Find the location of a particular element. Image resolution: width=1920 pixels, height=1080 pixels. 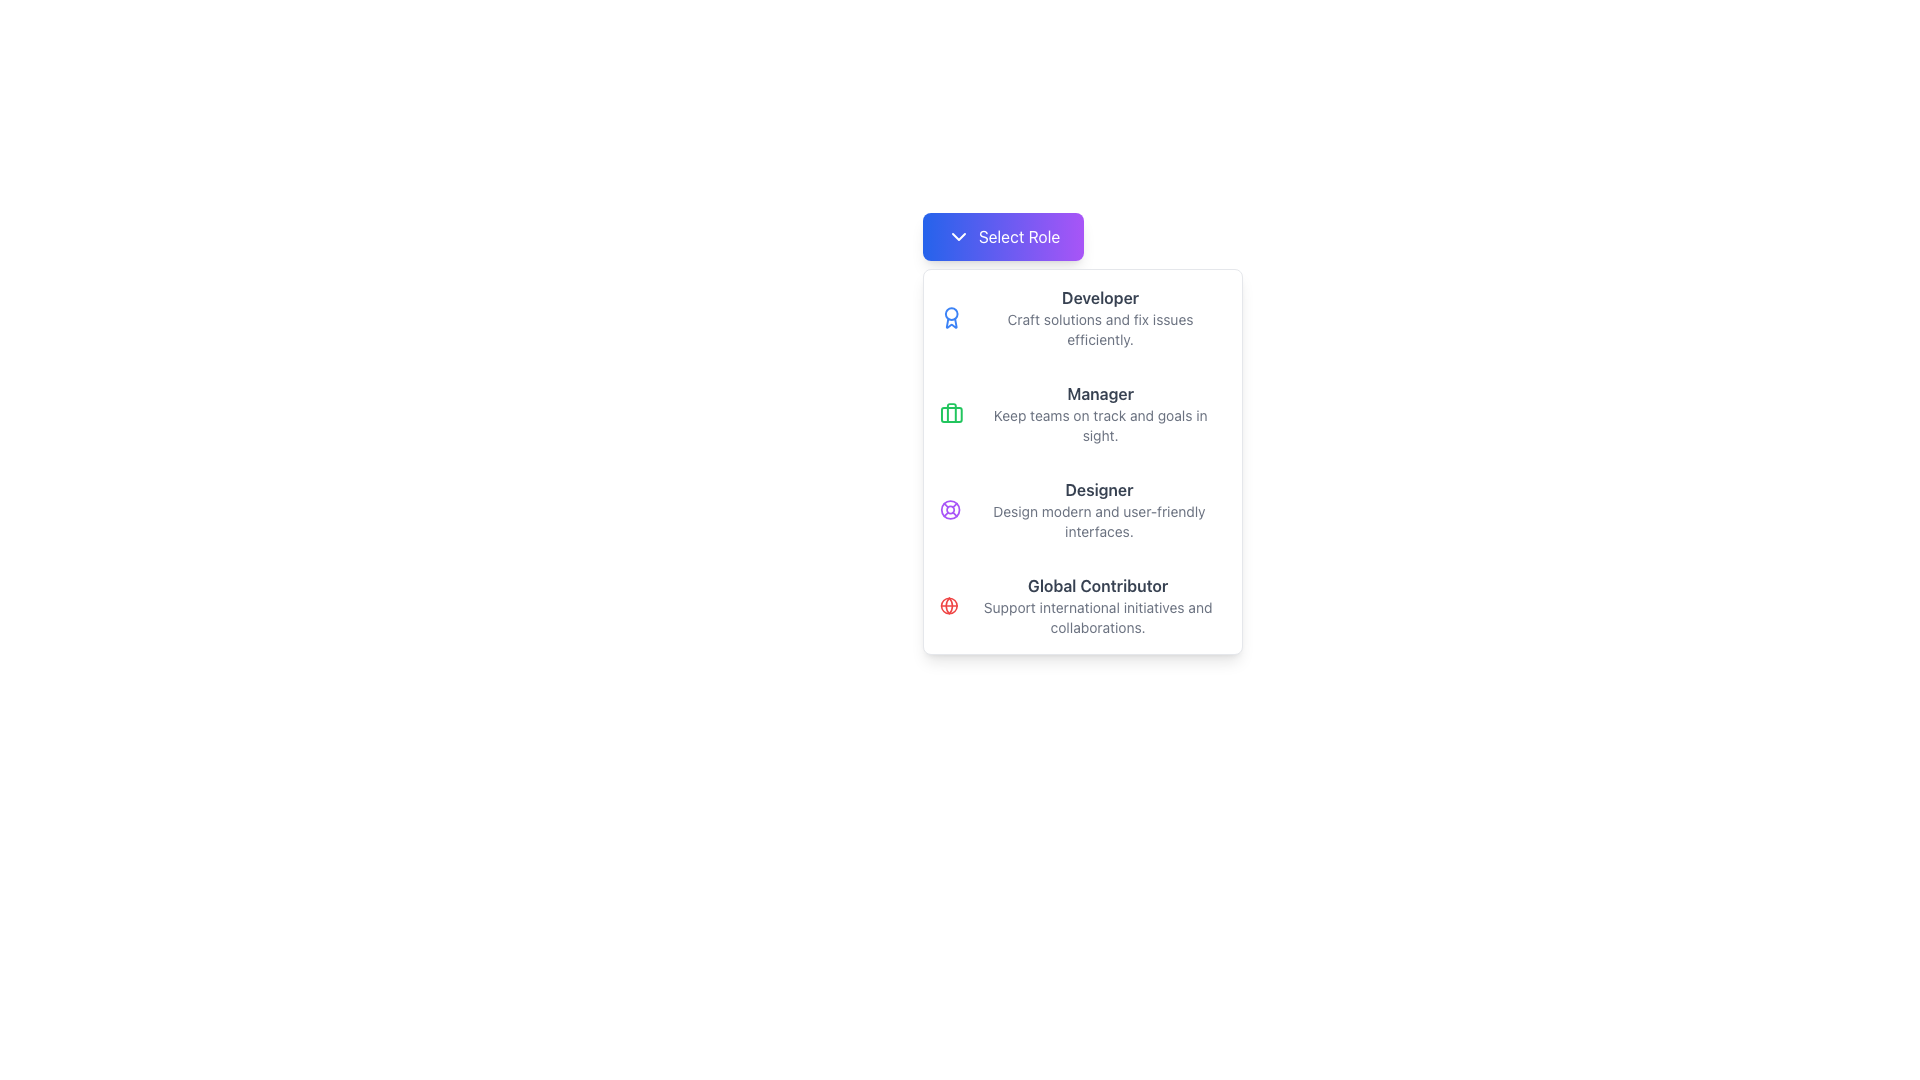

the selectable dropdown item for the 'Designer' role, which is the third entry in the dropdown menu, positioned between 'Manager' and 'Global Contributor' is located at coordinates (1081, 508).